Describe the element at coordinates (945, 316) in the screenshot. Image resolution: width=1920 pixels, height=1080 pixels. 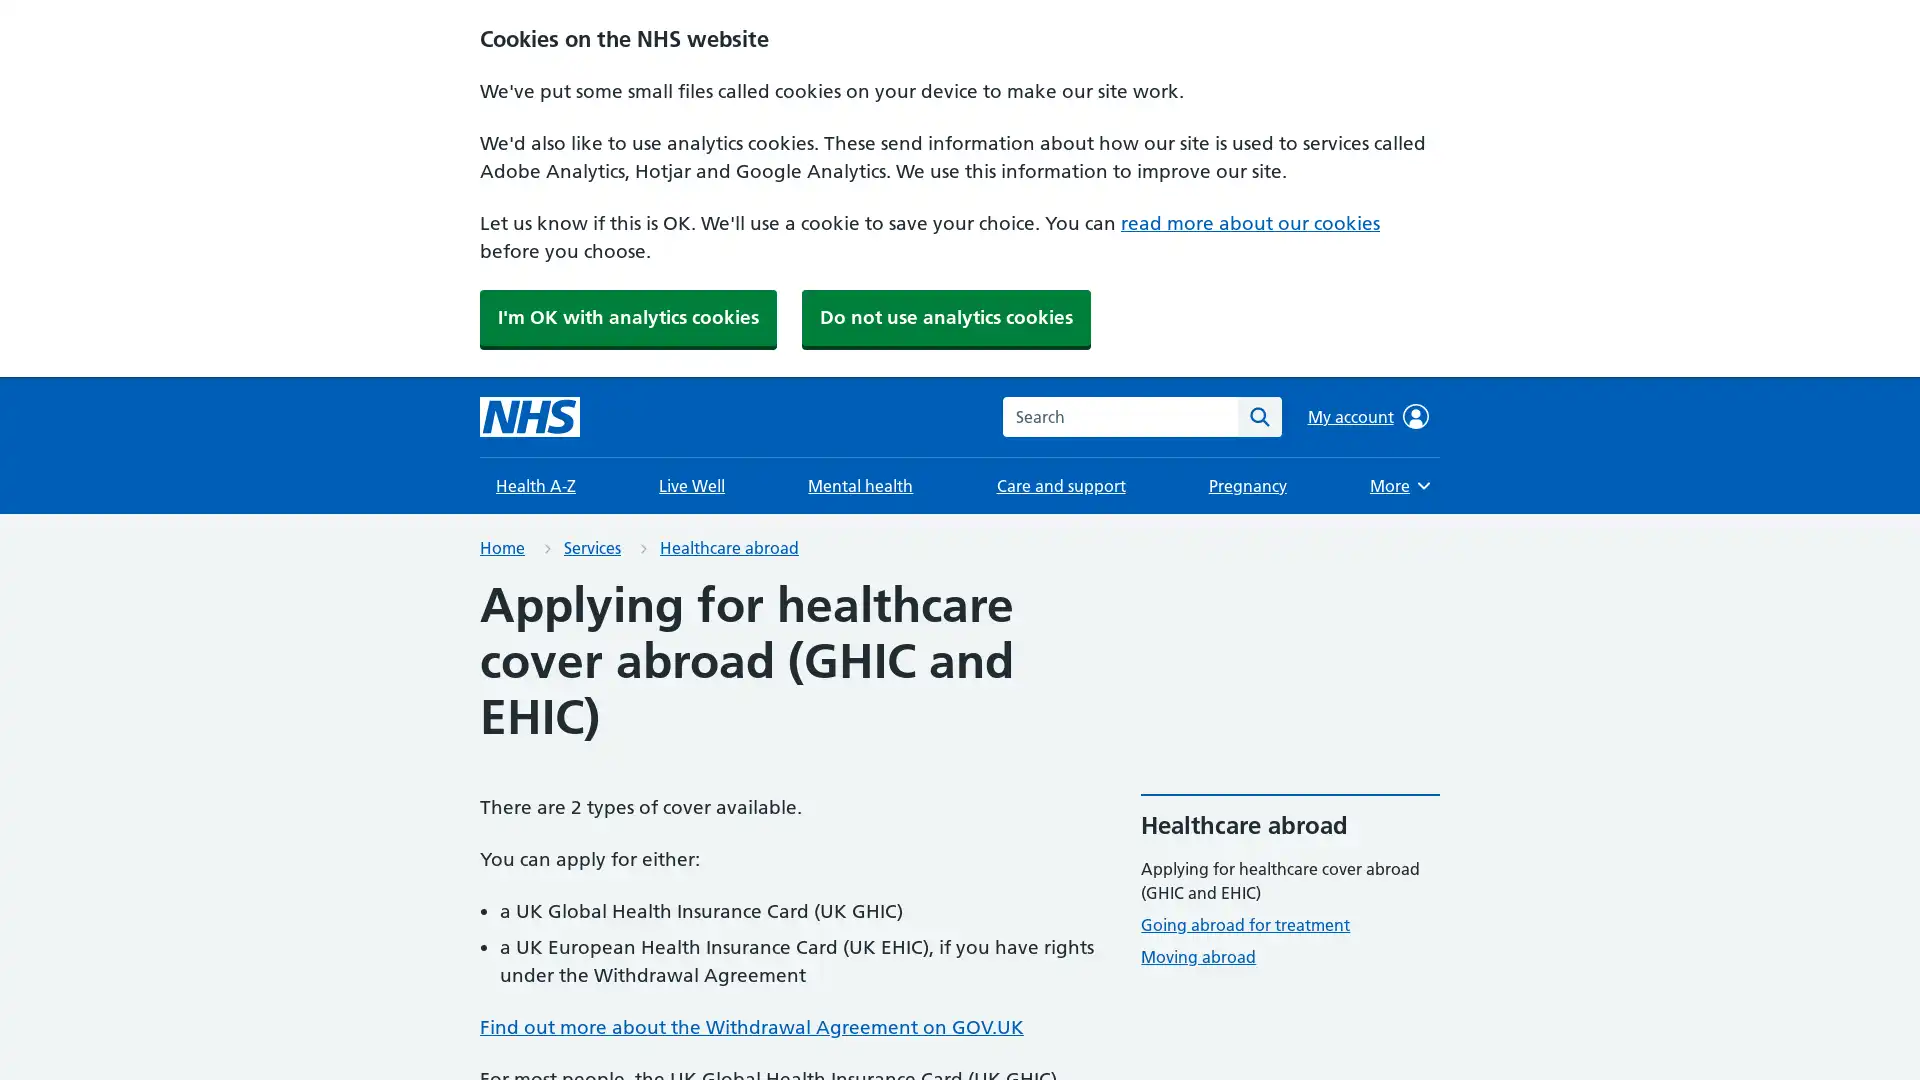
I see `Do not use analytics cookies` at that location.